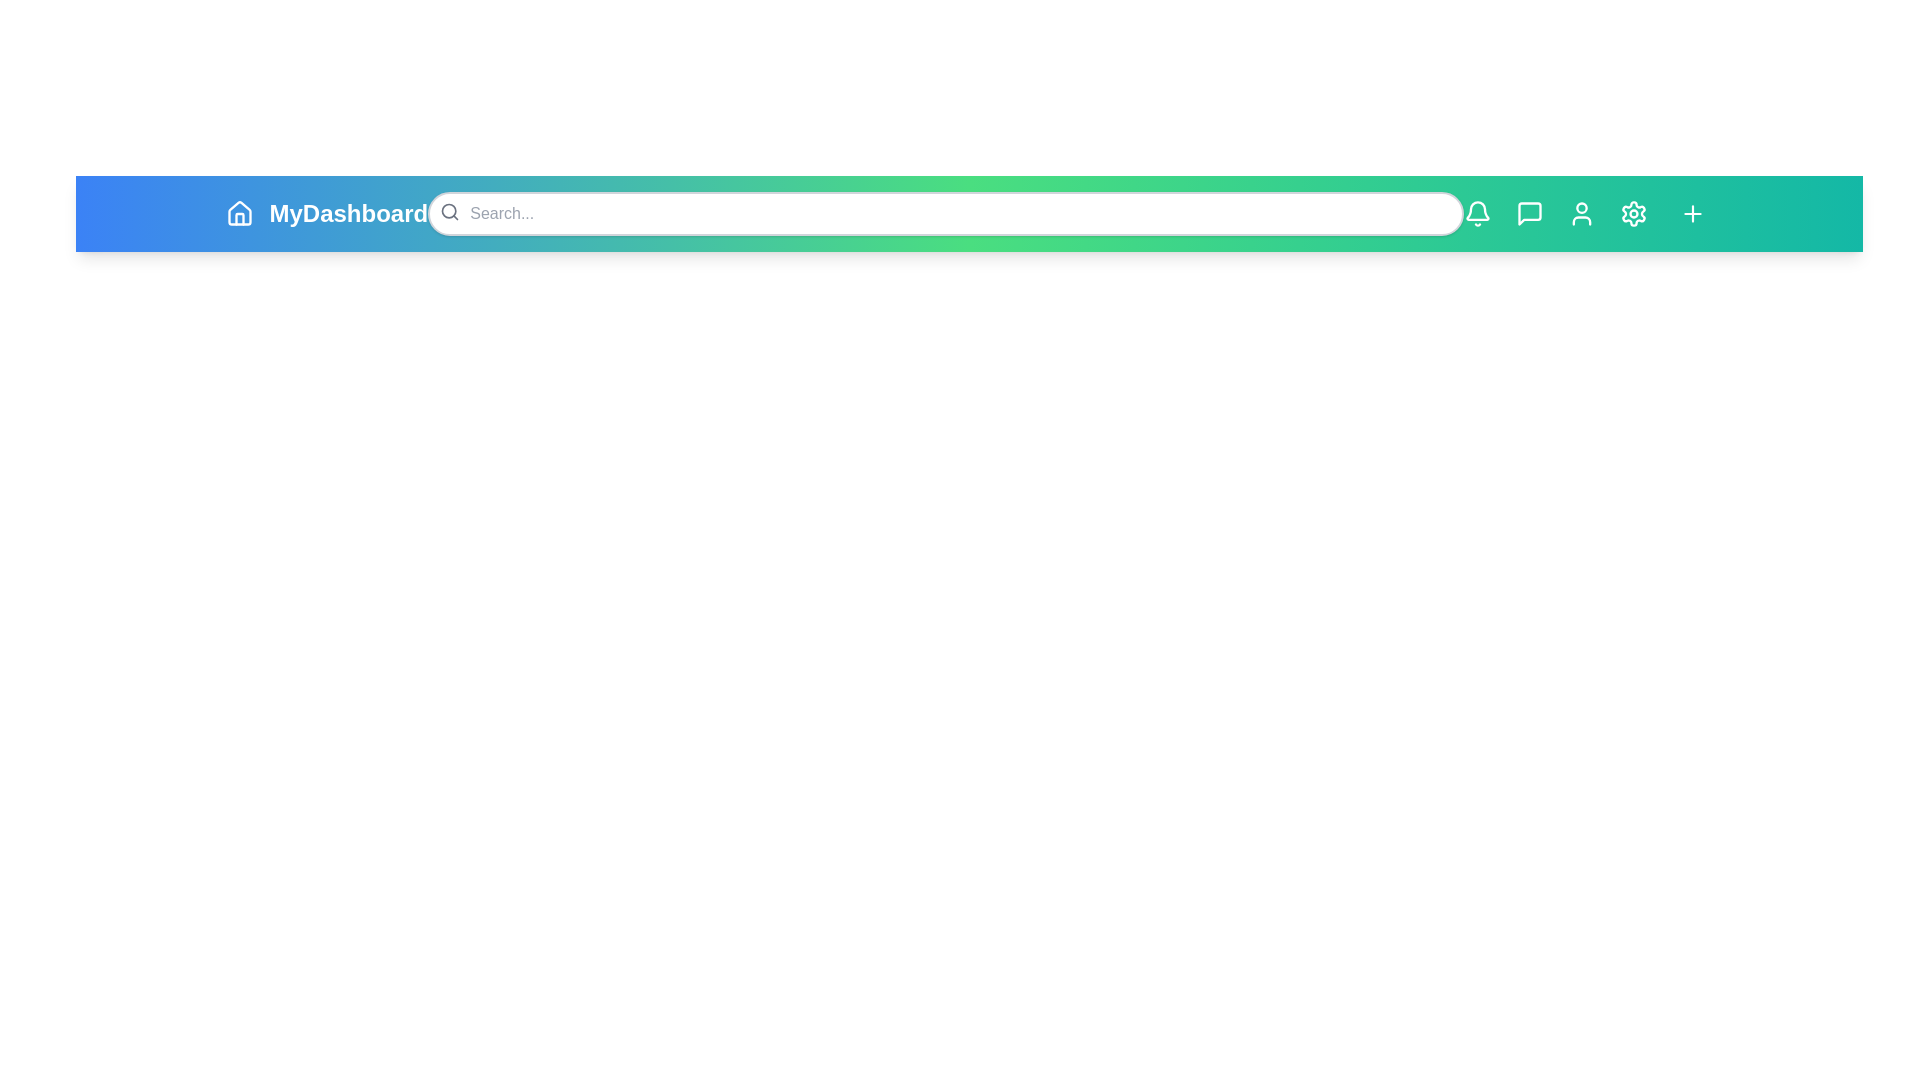 The height and width of the screenshot is (1080, 1920). Describe the element at coordinates (239, 213) in the screenshot. I see `the icon with Home to view its hover effect` at that location.